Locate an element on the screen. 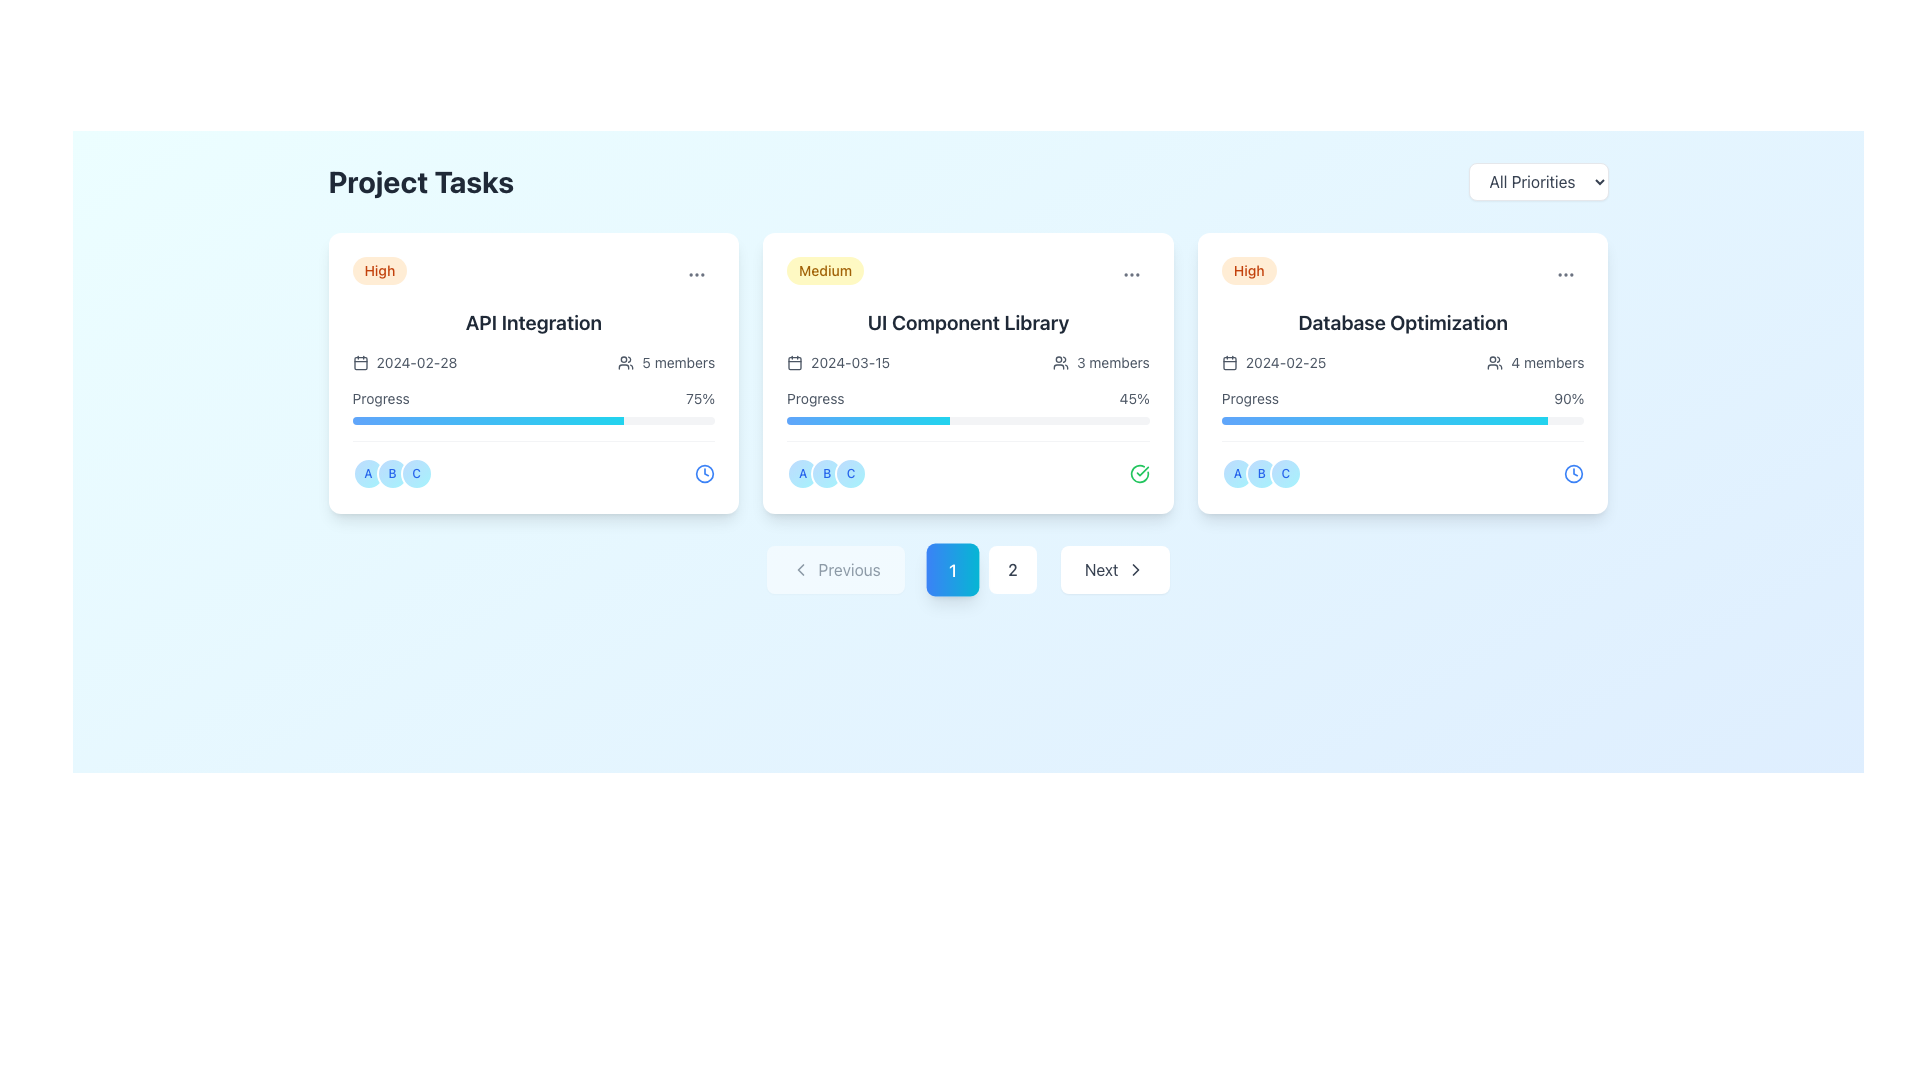 The image size is (1920, 1080). the priority label located at the top-left corner of the card, above the title 'API Integration' is located at coordinates (379, 270).